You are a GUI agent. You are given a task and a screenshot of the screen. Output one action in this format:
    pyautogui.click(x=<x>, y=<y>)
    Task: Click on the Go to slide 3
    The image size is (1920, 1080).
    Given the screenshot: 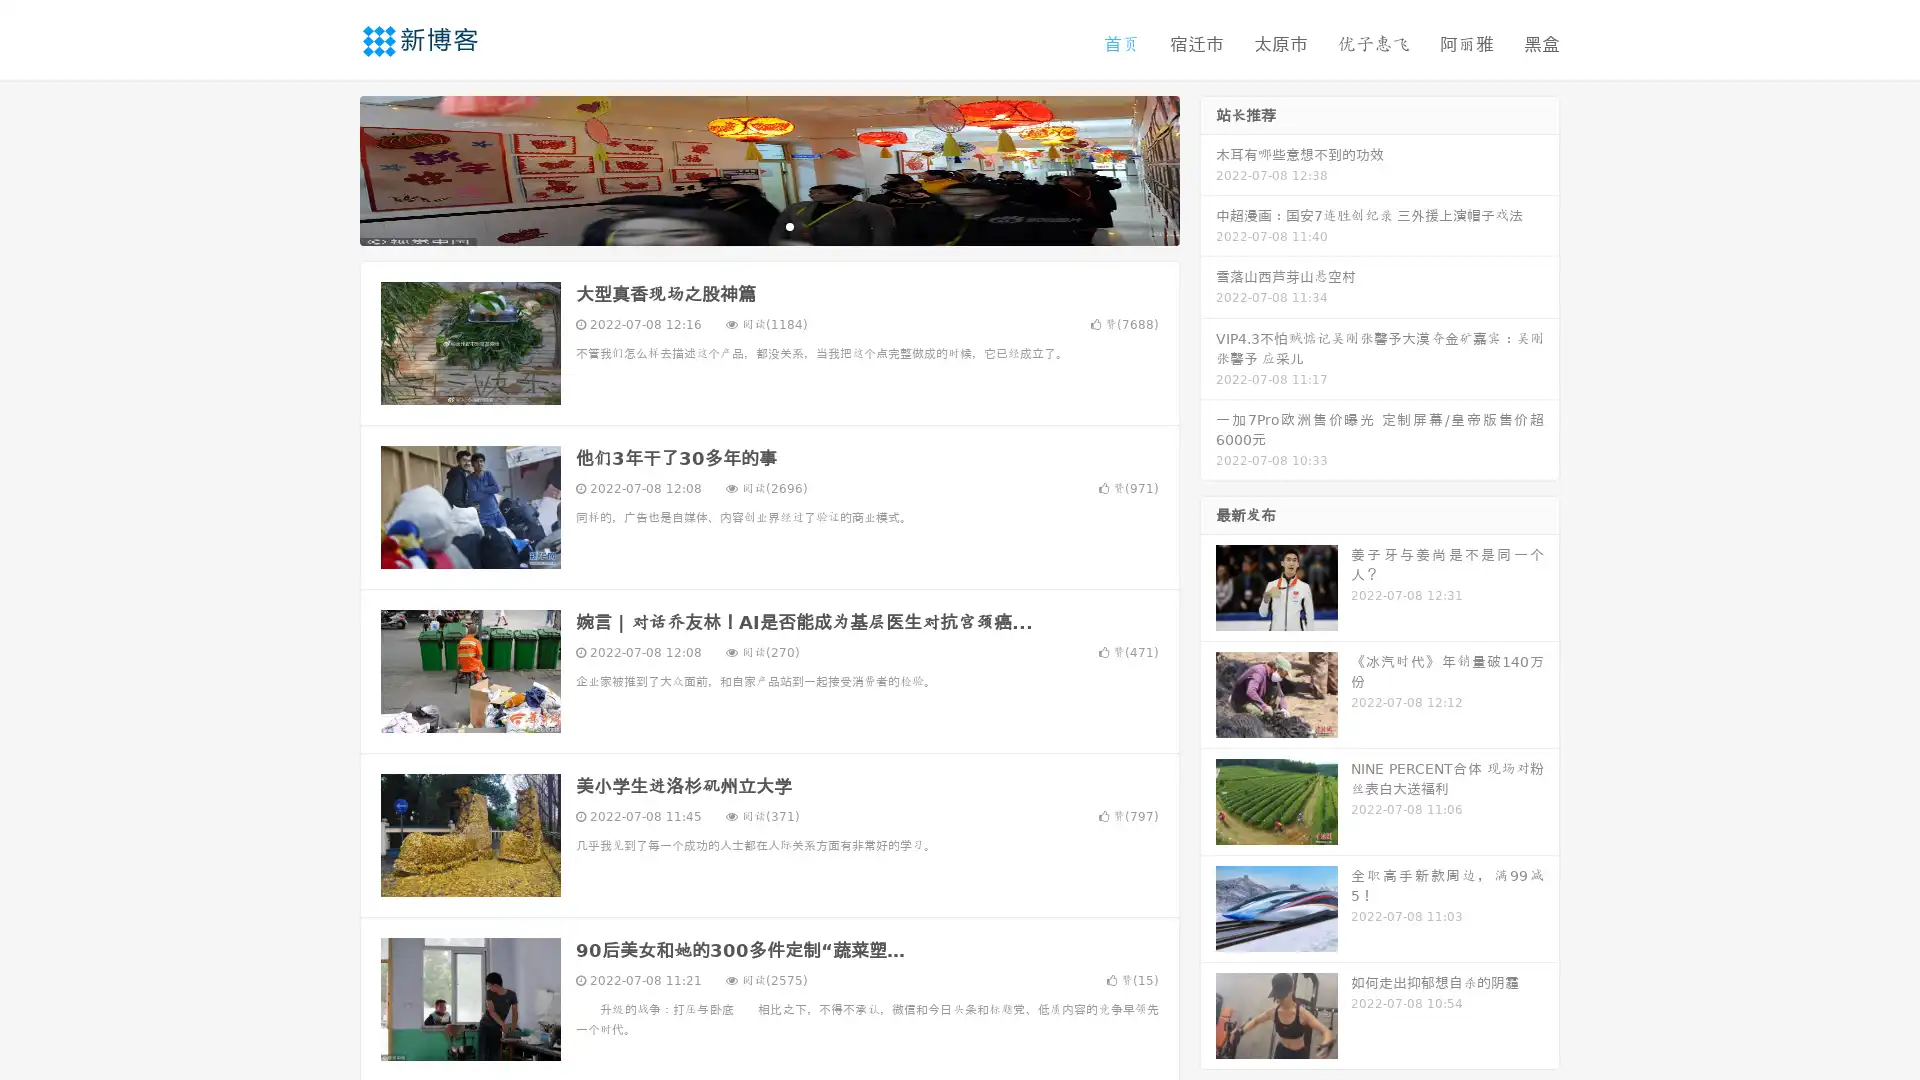 What is the action you would take?
    pyautogui.click(x=789, y=225)
    